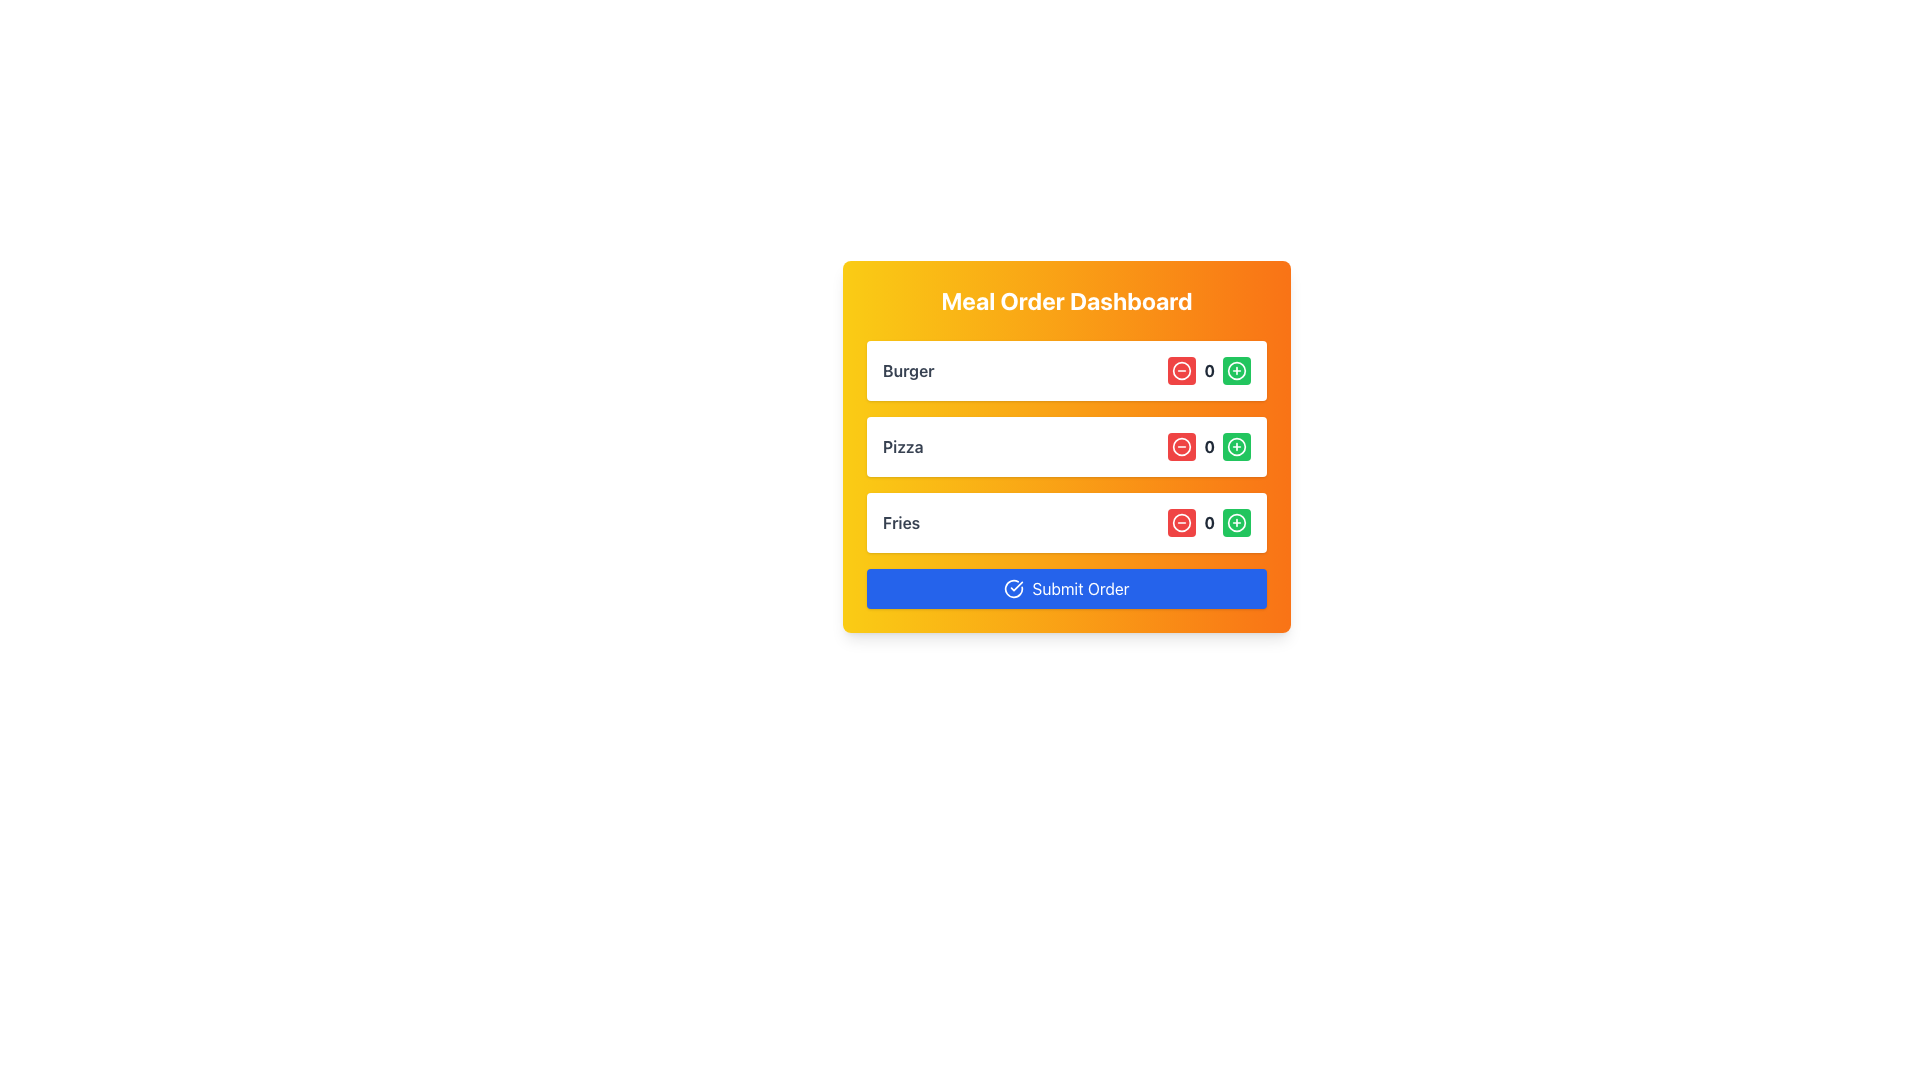  I want to click on the 'decrease count' button for the 'Burger' item, so click(1182, 370).